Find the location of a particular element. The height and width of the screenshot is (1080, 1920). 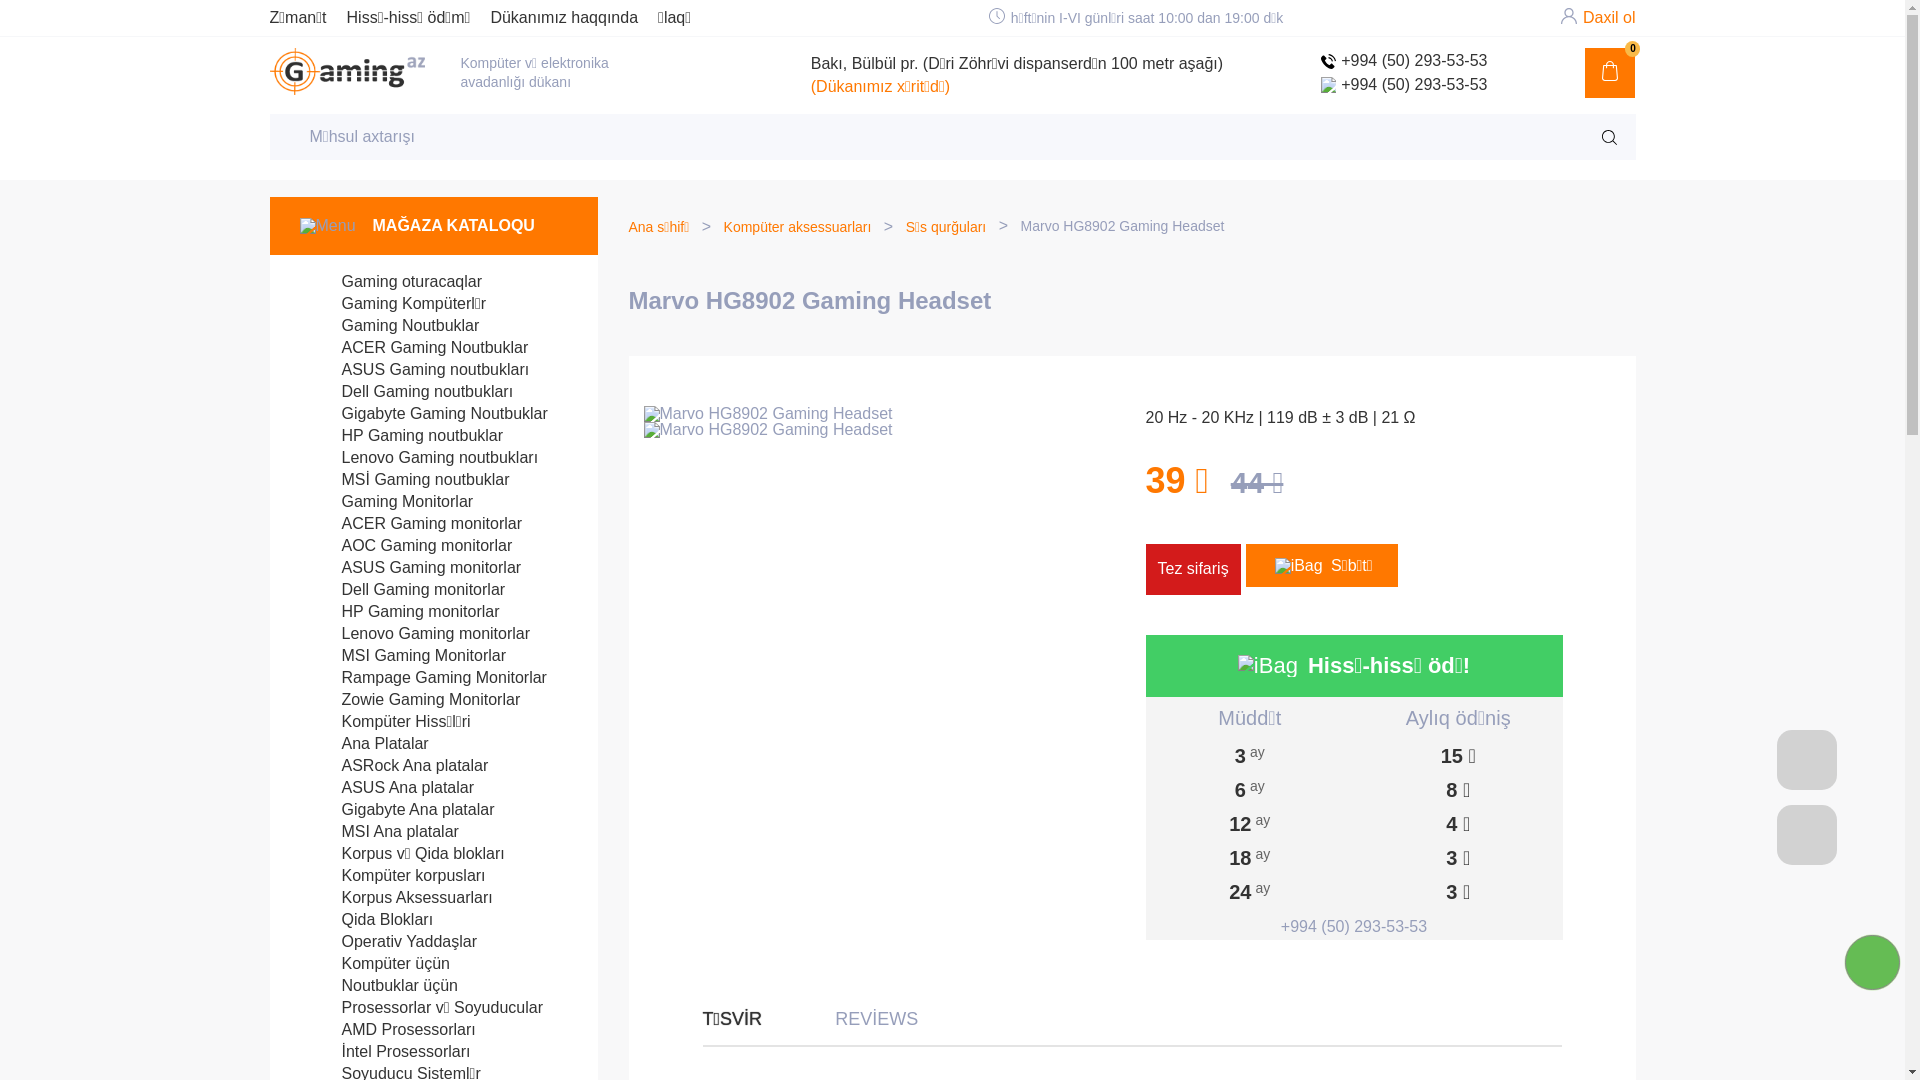

'Gaming oturacaqlar' is located at coordinates (391, 281).